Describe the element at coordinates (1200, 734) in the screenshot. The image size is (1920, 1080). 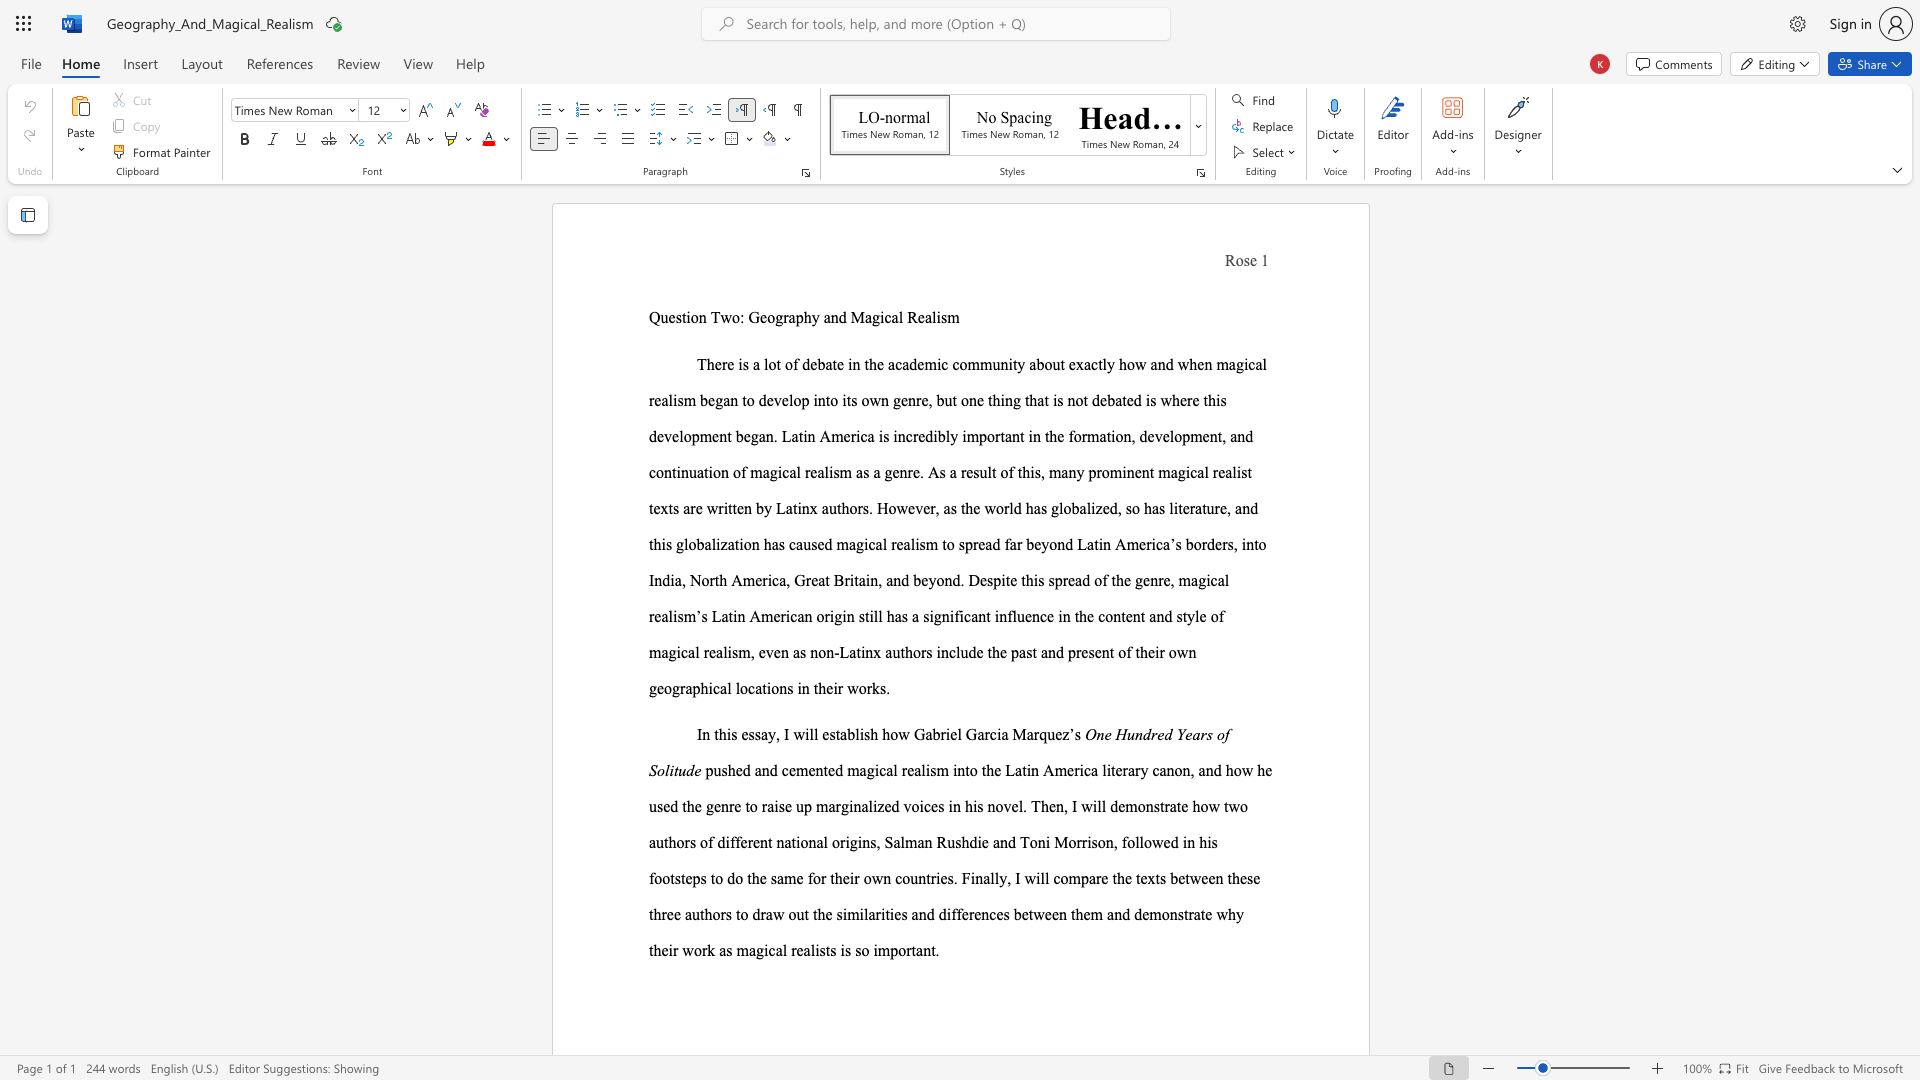
I see `the subset text "rs of Sol" within the text "One Hundred Years of Solitude"` at that location.